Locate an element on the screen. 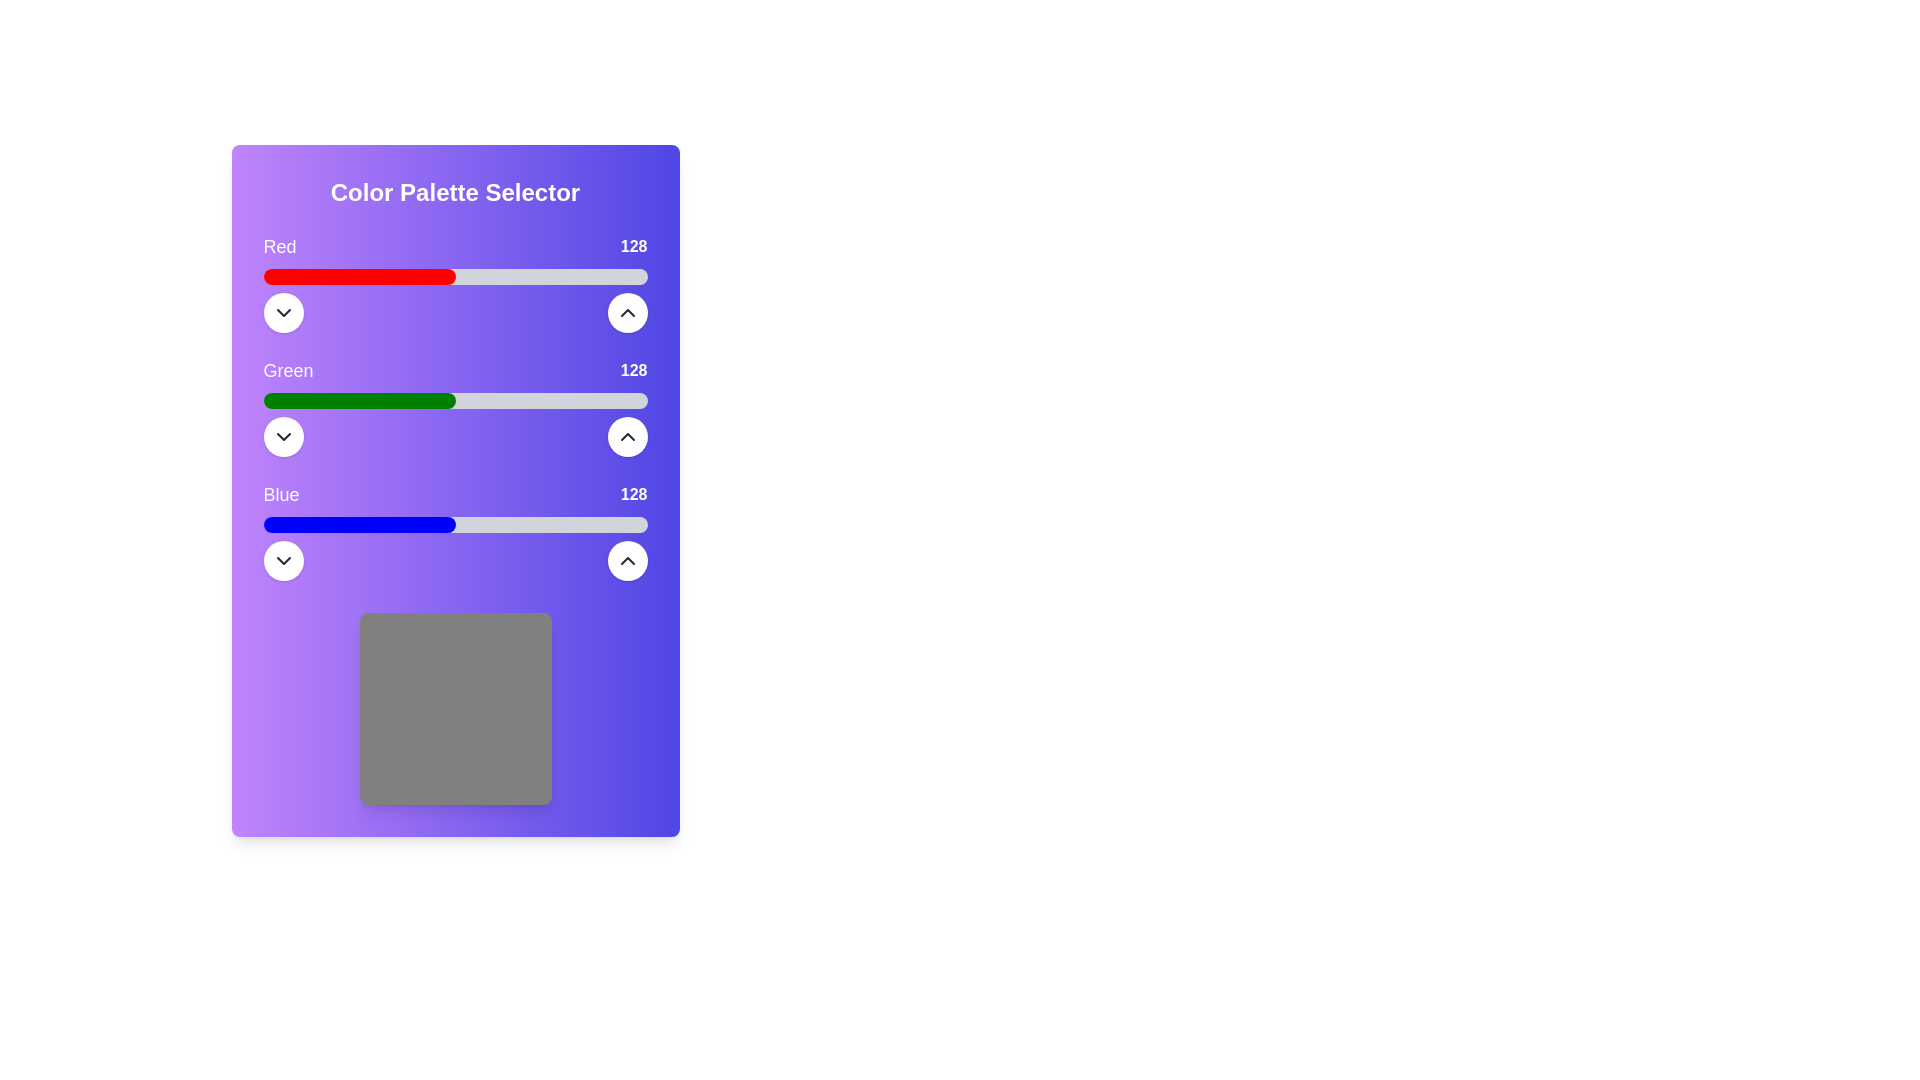  the Text Label displaying 'Green' and '128', which is located between the 'Red' and 'Blue' rows in a vertically stacked layout is located at coordinates (454, 370).